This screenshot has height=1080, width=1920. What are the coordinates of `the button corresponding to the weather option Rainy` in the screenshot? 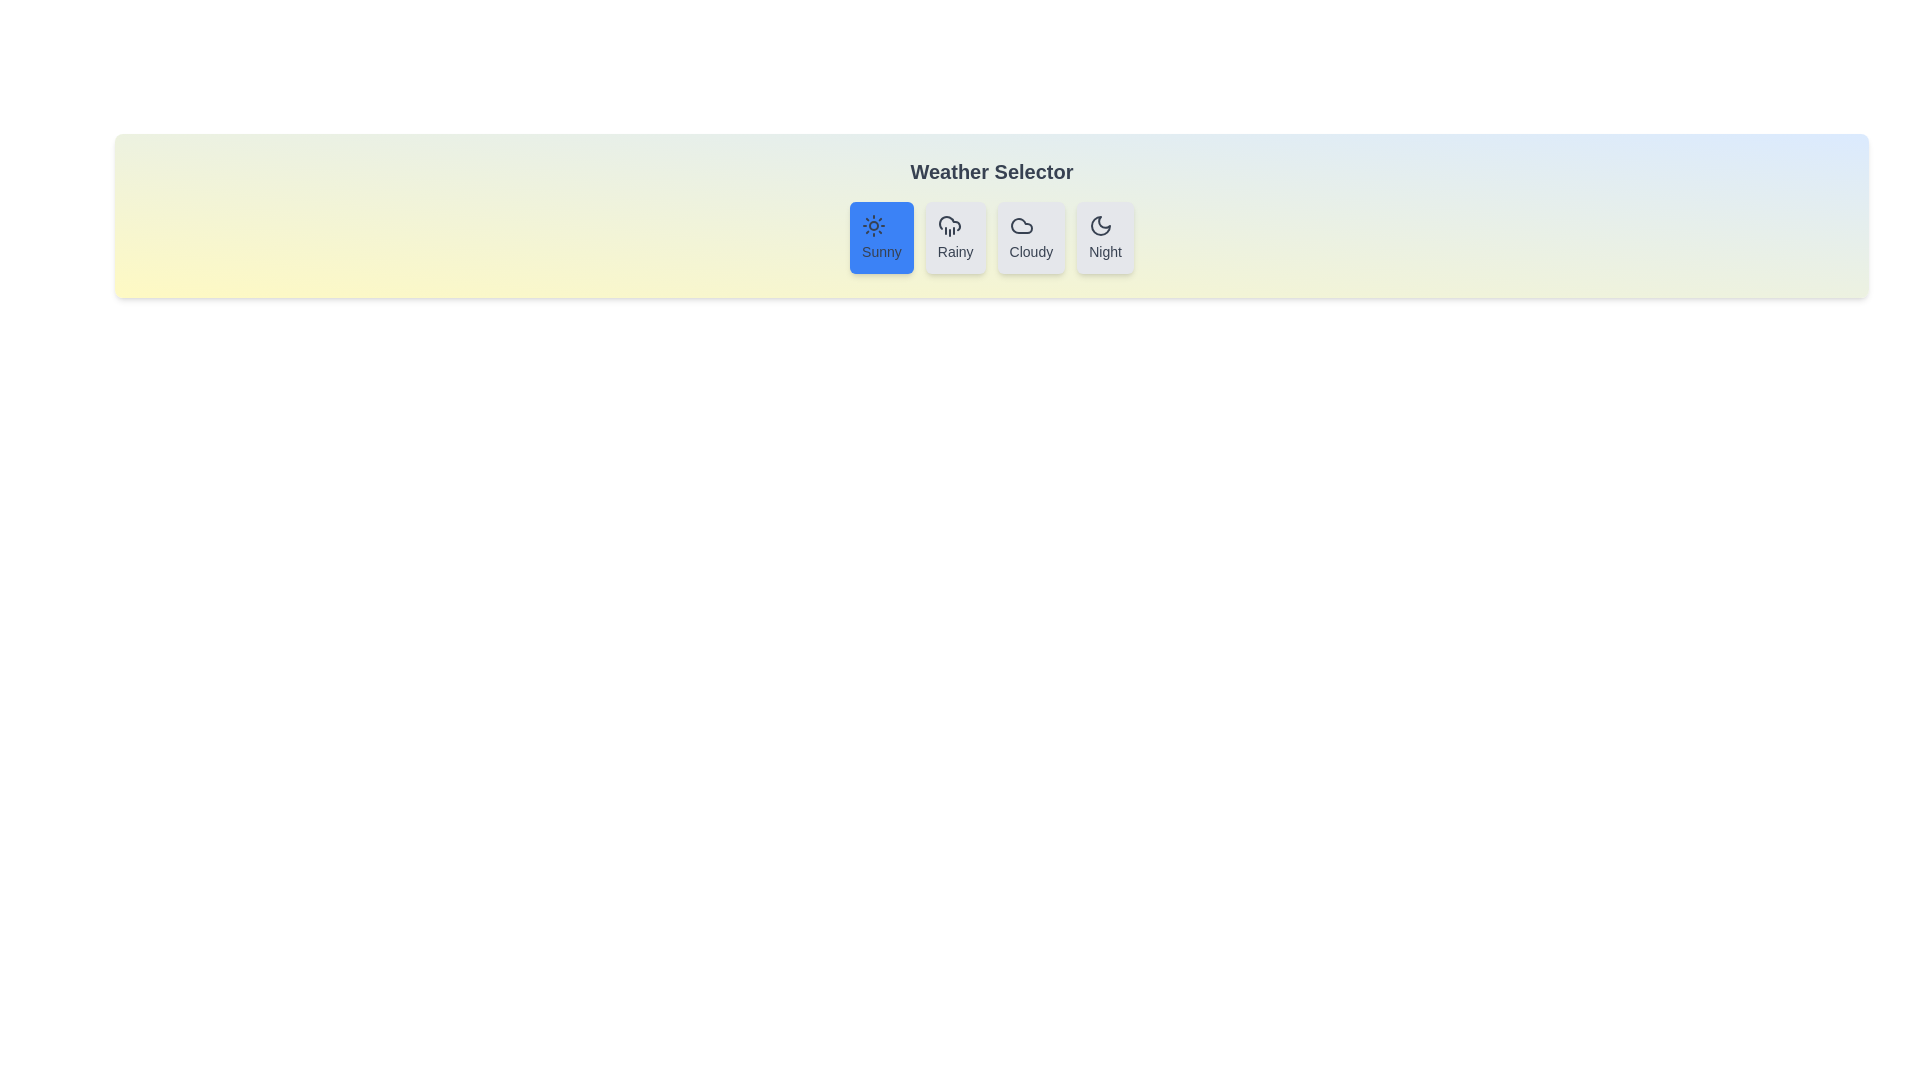 It's located at (954, 237).